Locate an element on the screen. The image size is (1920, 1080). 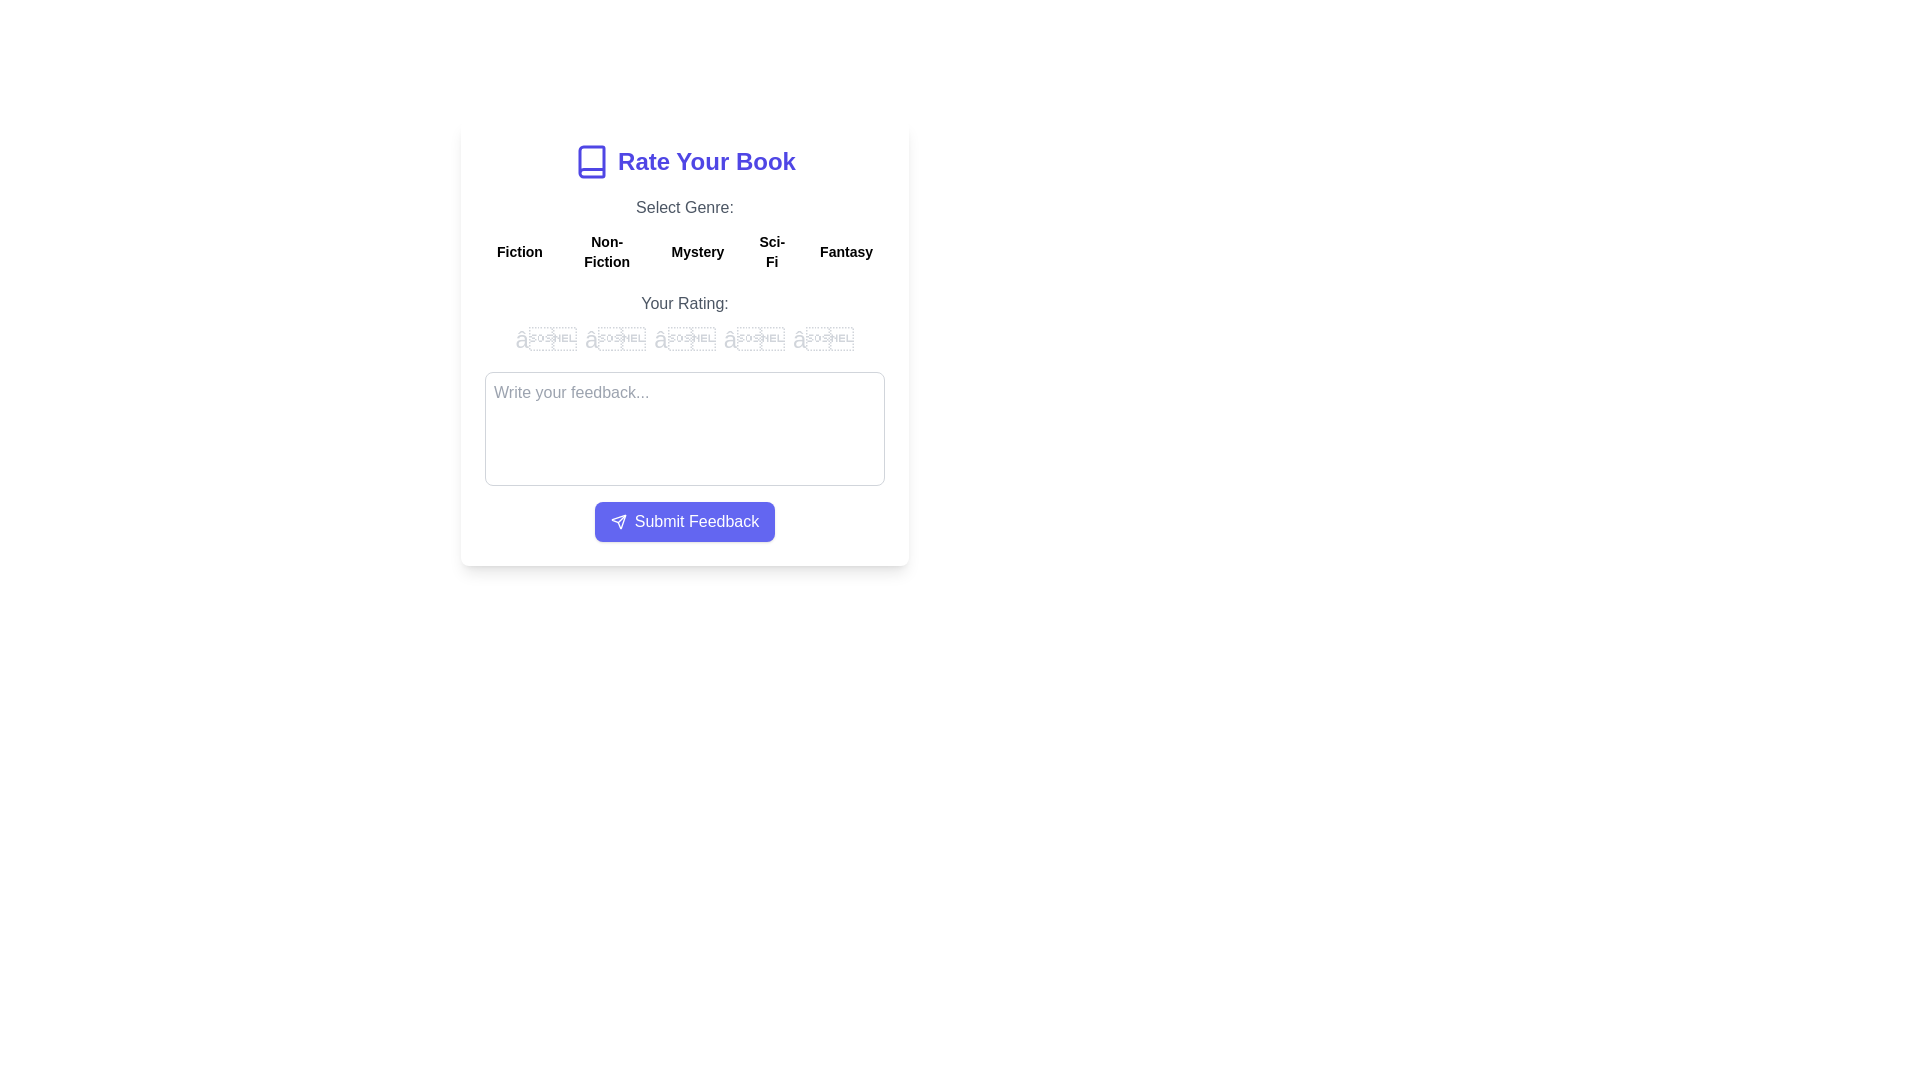
the fourth star icon in the rating system, which is rendered in light gray and part of a horizontally aligned row below the header 'Your Rating' is located at coordinates (753, 338).